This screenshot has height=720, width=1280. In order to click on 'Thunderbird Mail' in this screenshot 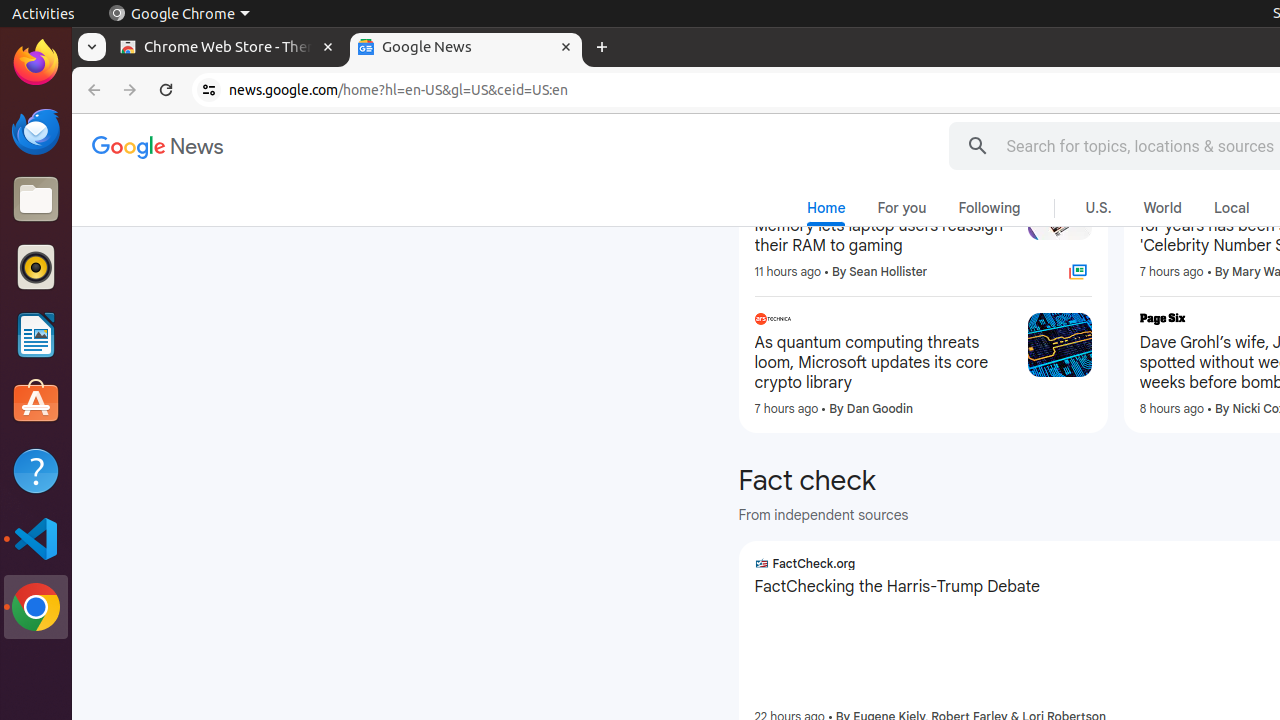, I will do `click(35, 130)`.